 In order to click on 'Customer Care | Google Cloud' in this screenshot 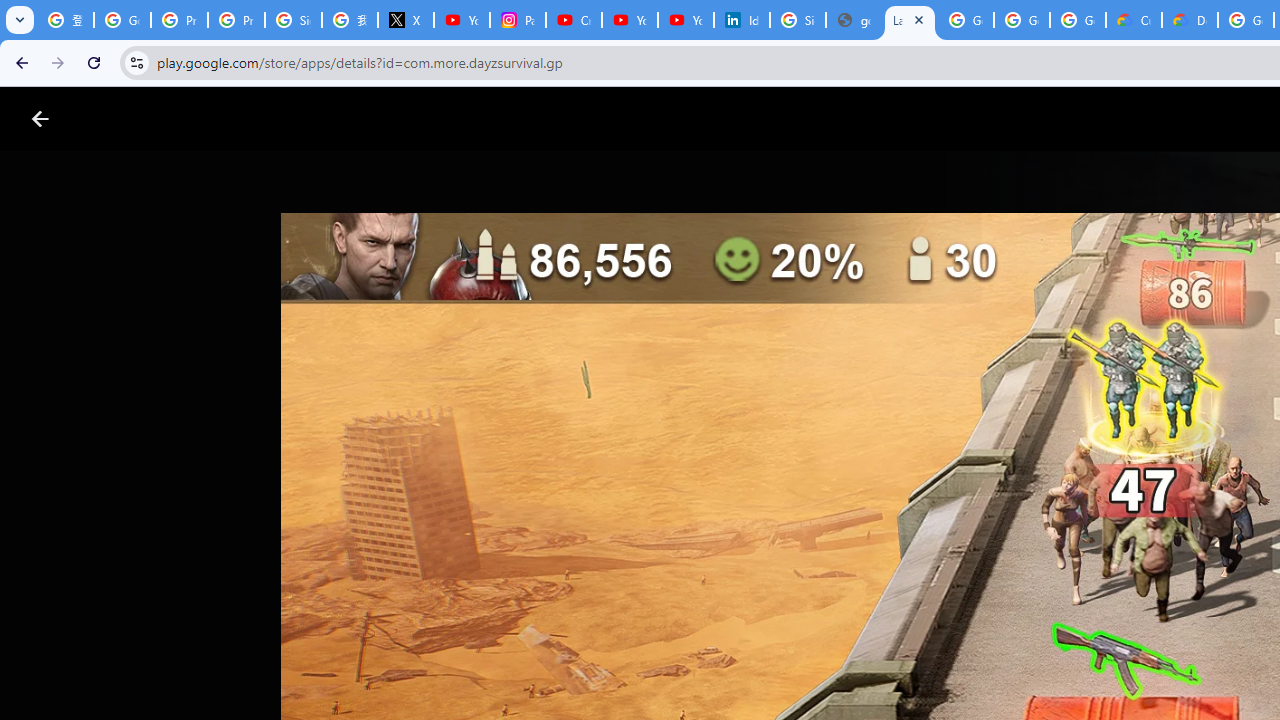, I will do `click(1134, 20)`.